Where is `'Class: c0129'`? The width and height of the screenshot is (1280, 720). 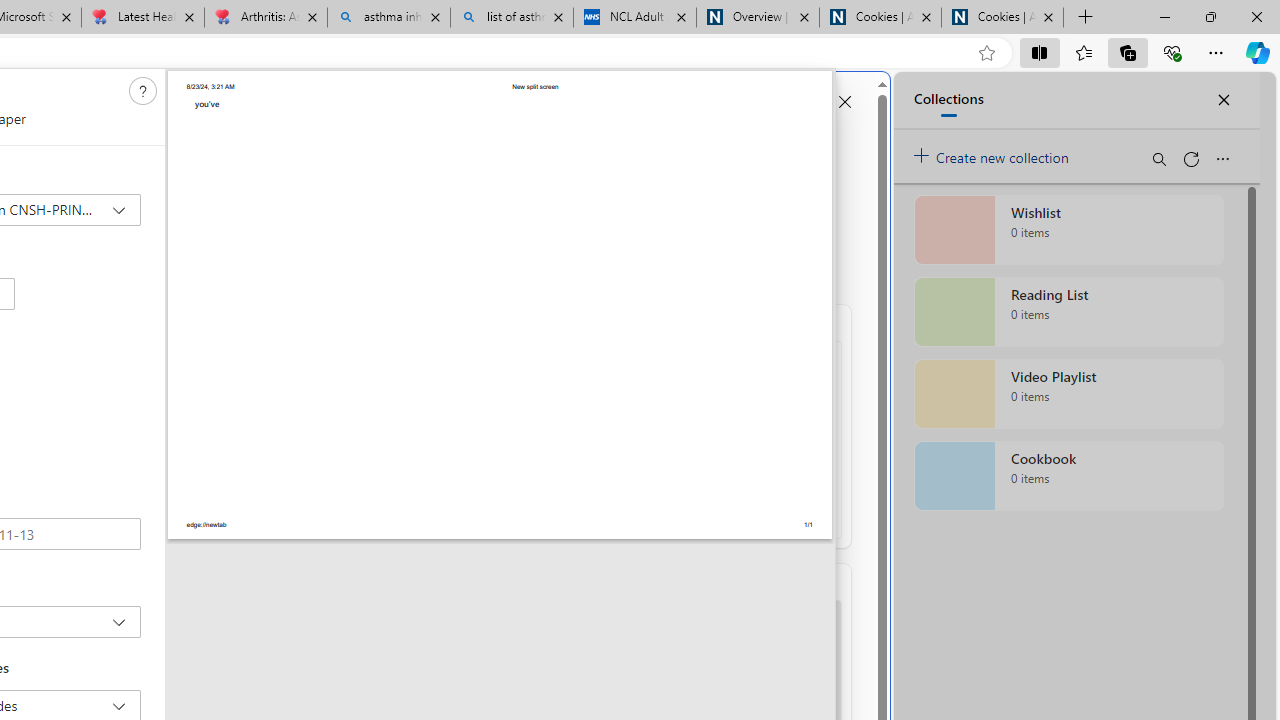
'Class: c0129' is located at coordinates (141, 91).